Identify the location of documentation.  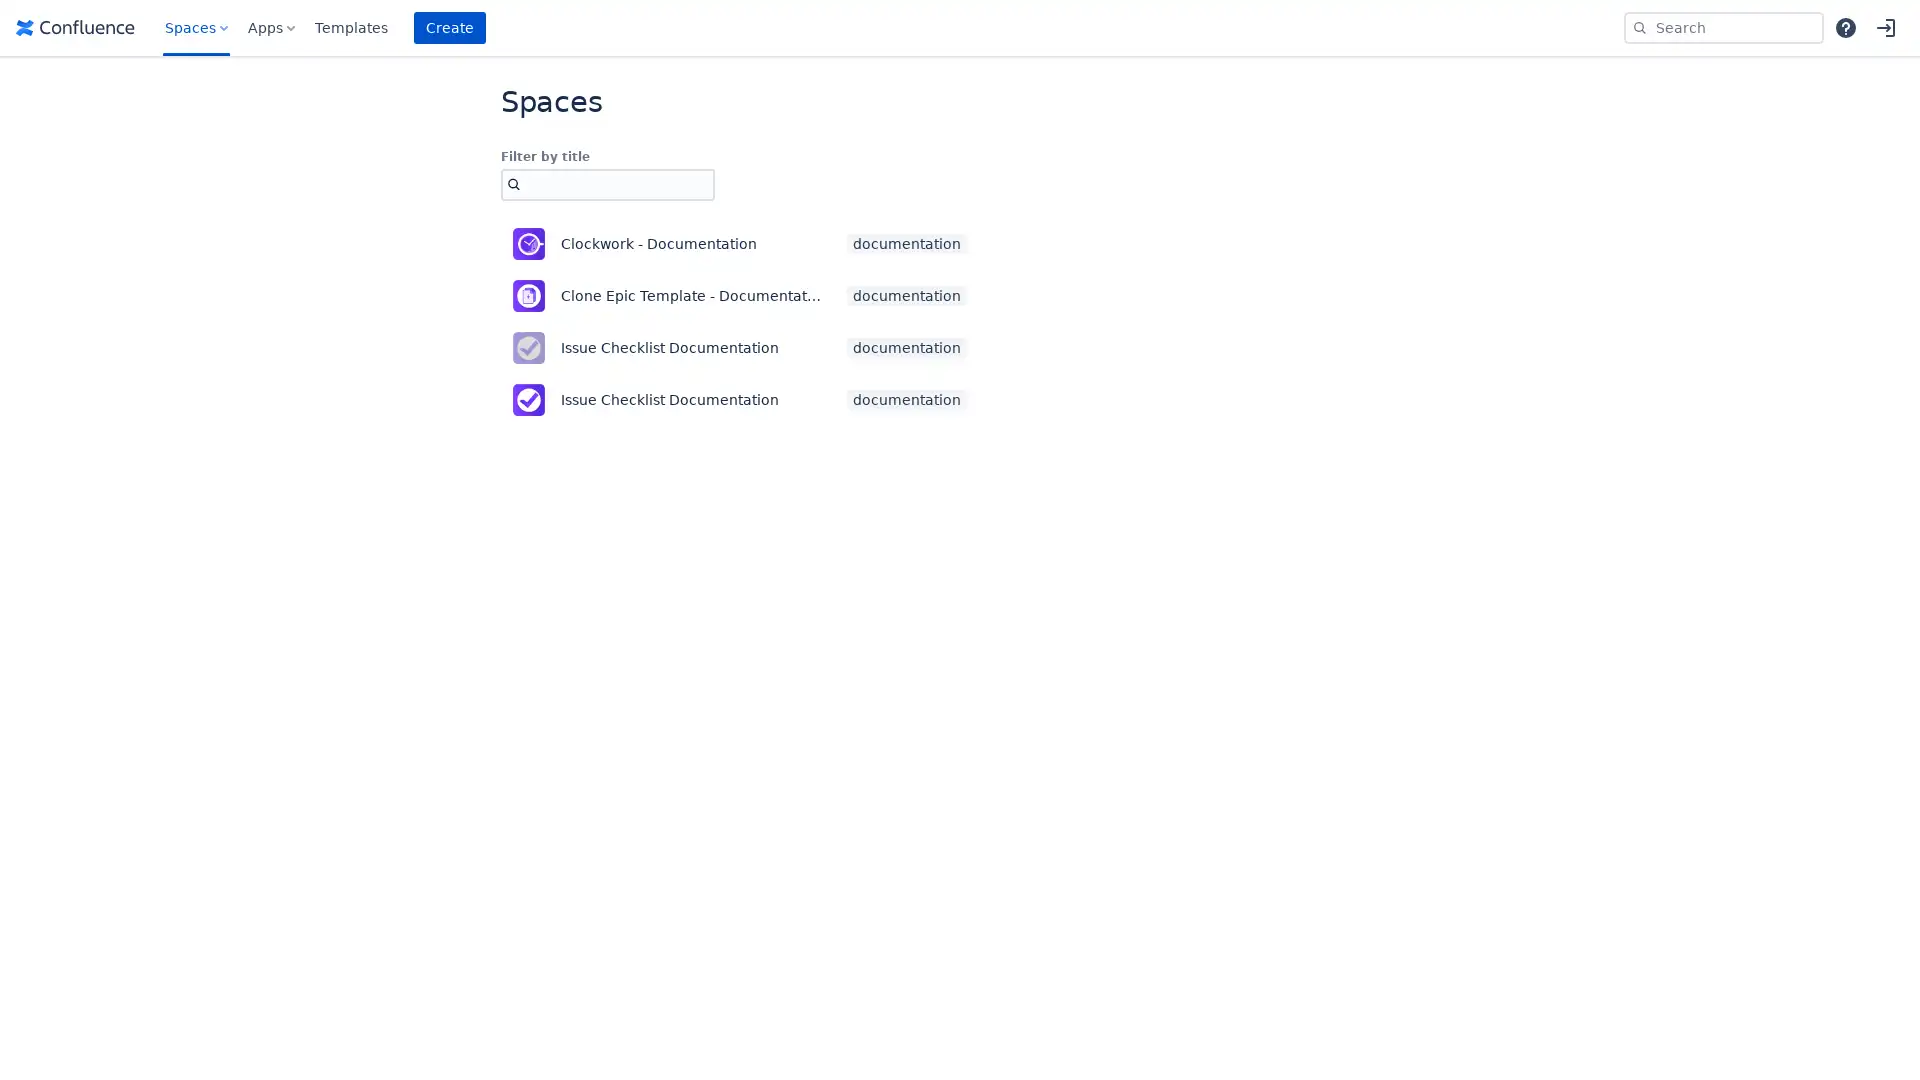
(906, 242).